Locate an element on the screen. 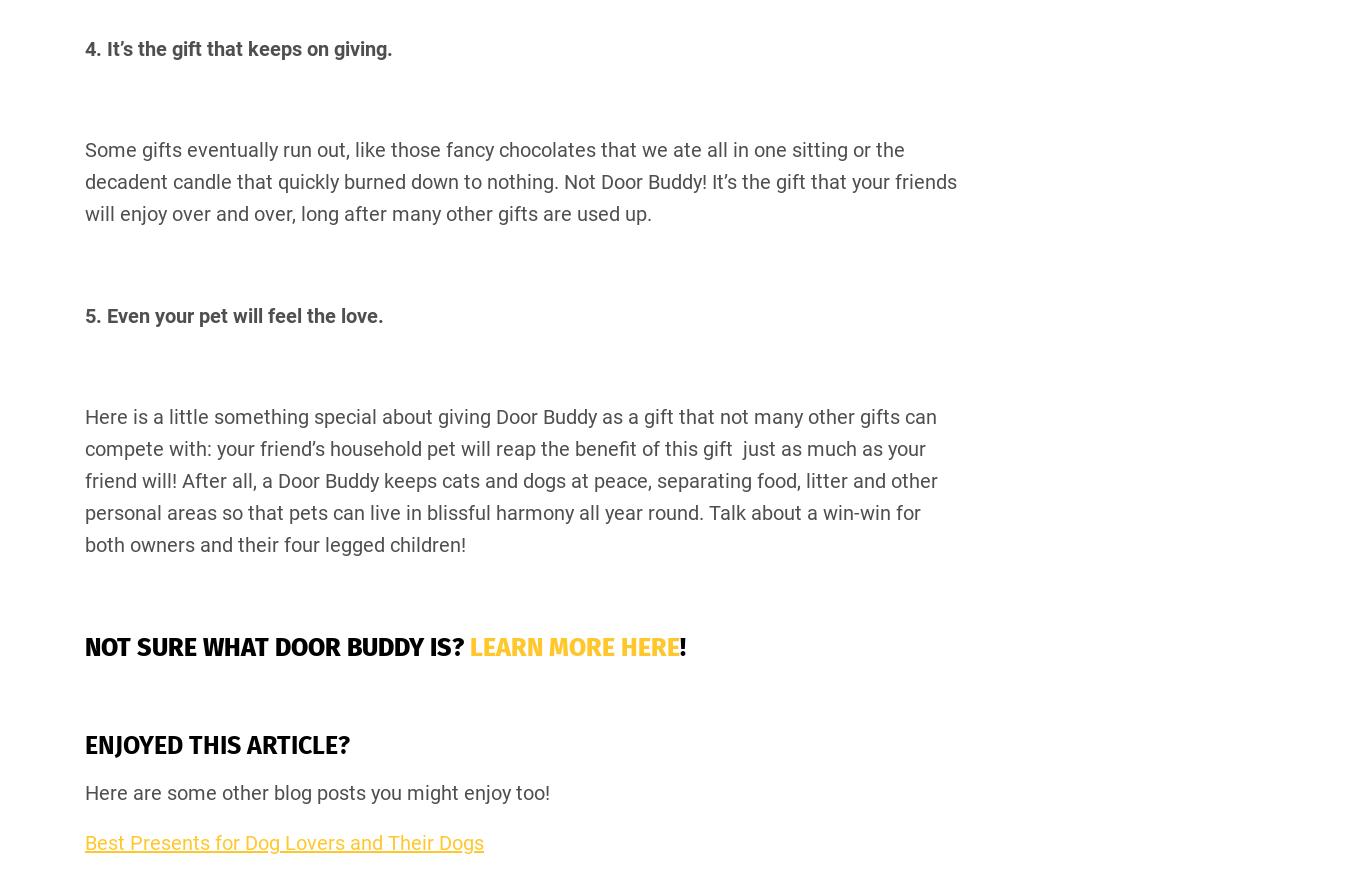 This screenshot has height=882, width=1350. 'Some gifts eventually run out, like those fancy chocolates that we ate all in one sitting or the decadent candle that quickly burned down to nothing. Not Door Buddy! It’s the gift that your friends will enjoy over and over, long after many other gifts are used up.' is located at coordinates (519, 180).